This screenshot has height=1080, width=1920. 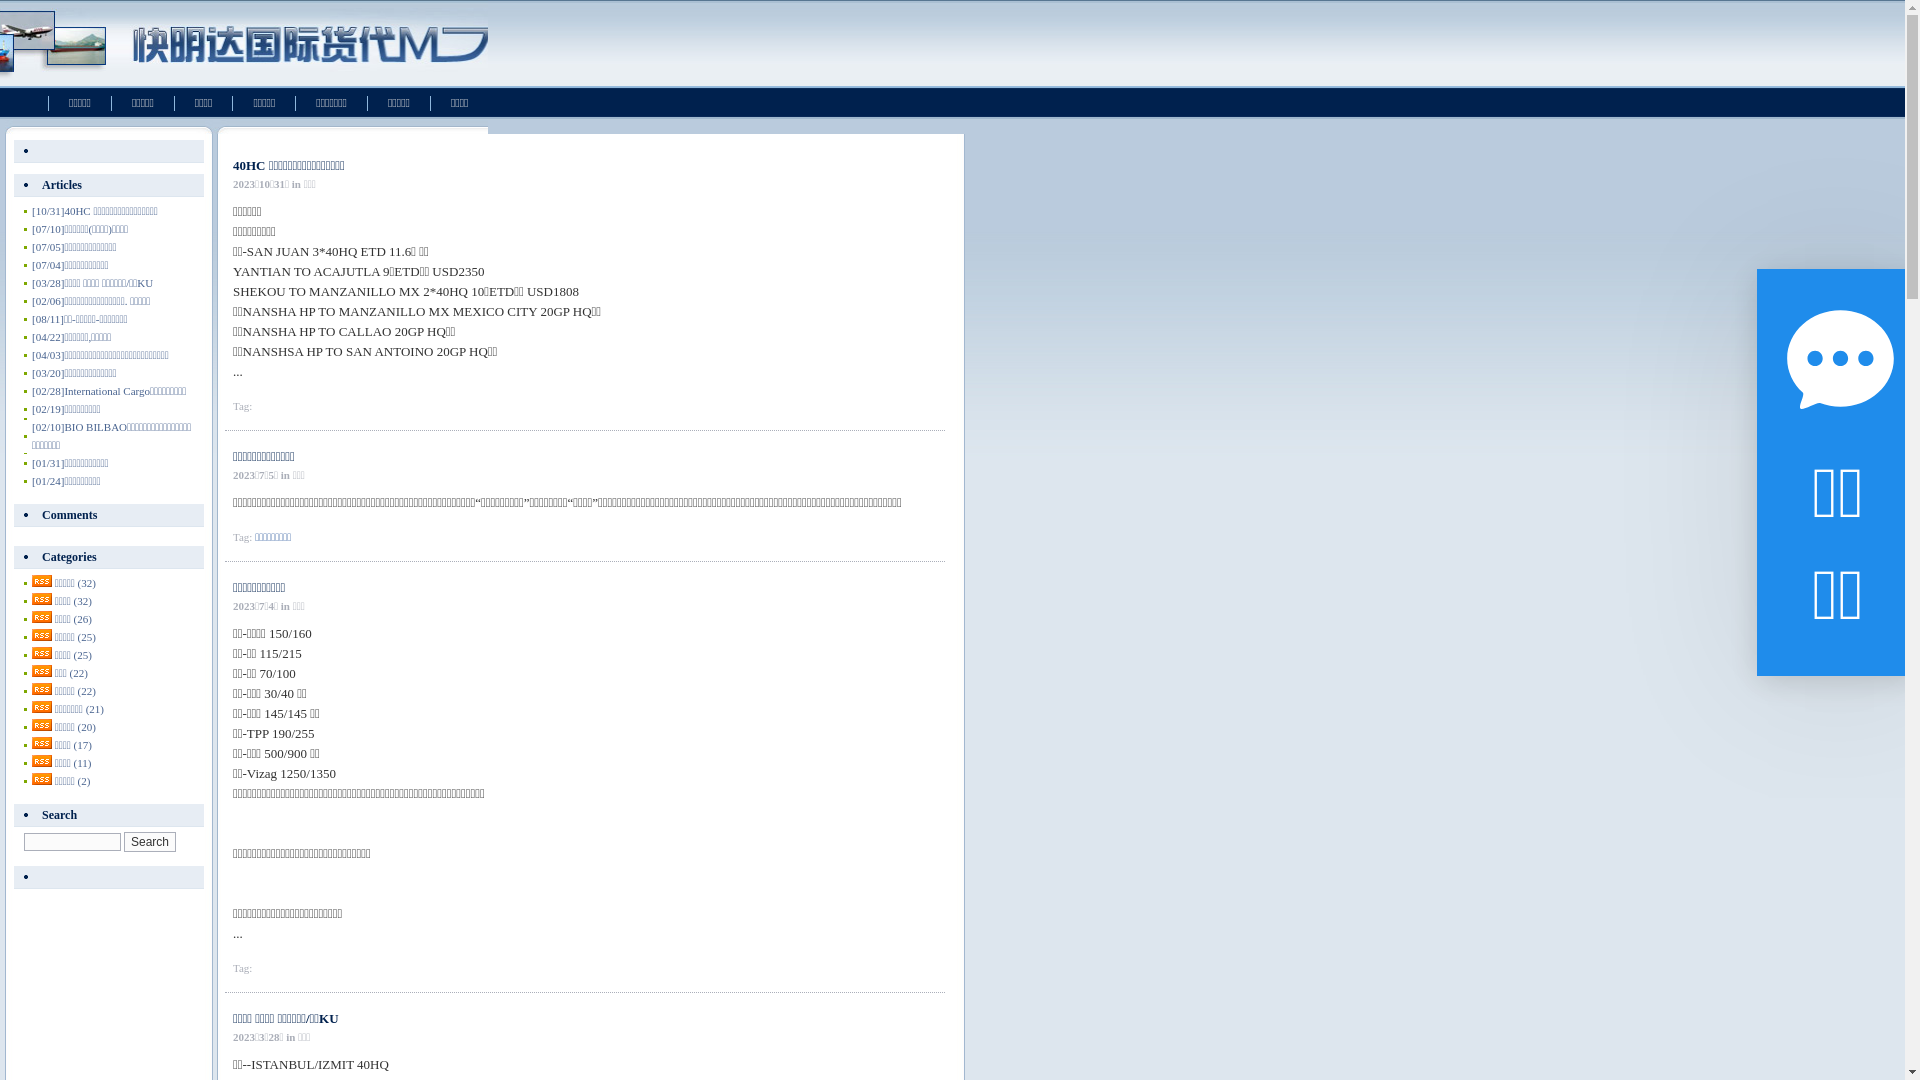 What do you see at coordinates (42, 616) in the screenshot?
I see `'rss'` at bounding box center [42, 616].